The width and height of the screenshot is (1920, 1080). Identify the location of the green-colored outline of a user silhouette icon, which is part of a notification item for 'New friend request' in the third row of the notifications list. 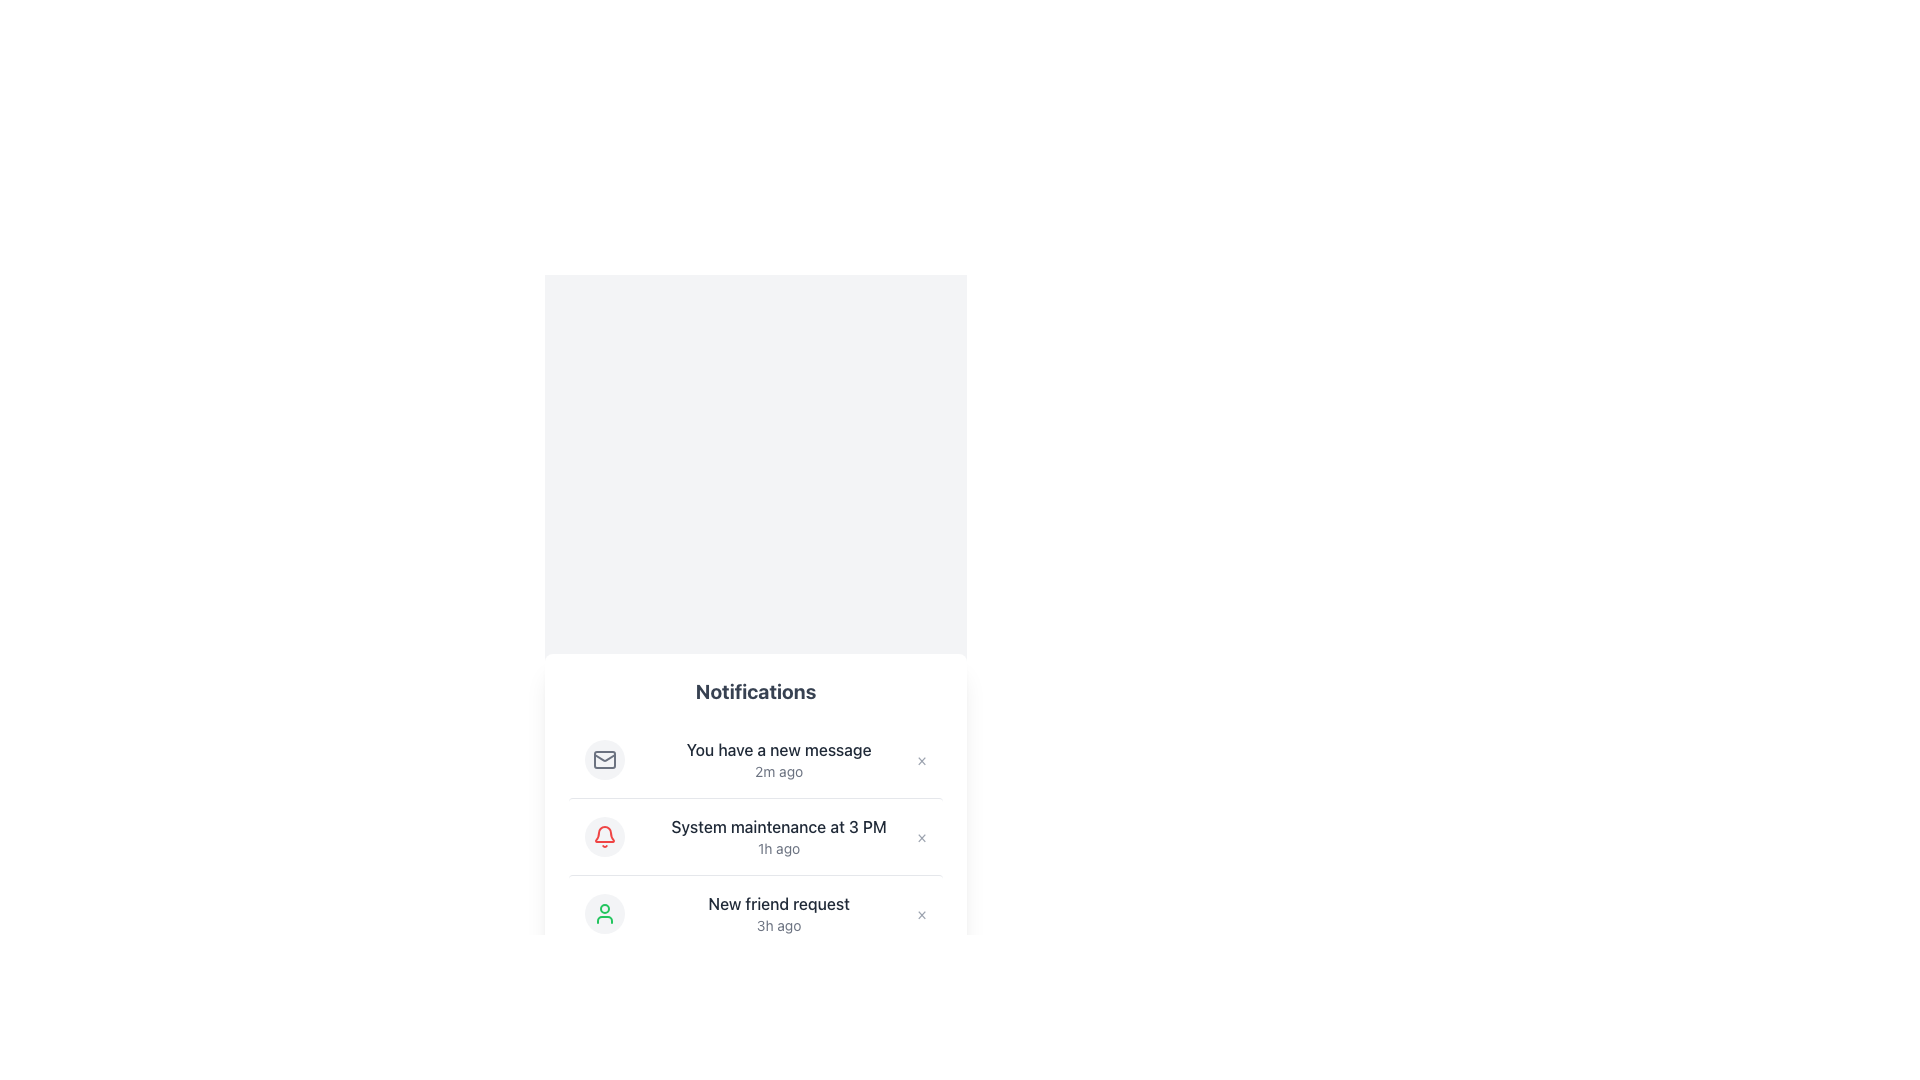
(603, 914).